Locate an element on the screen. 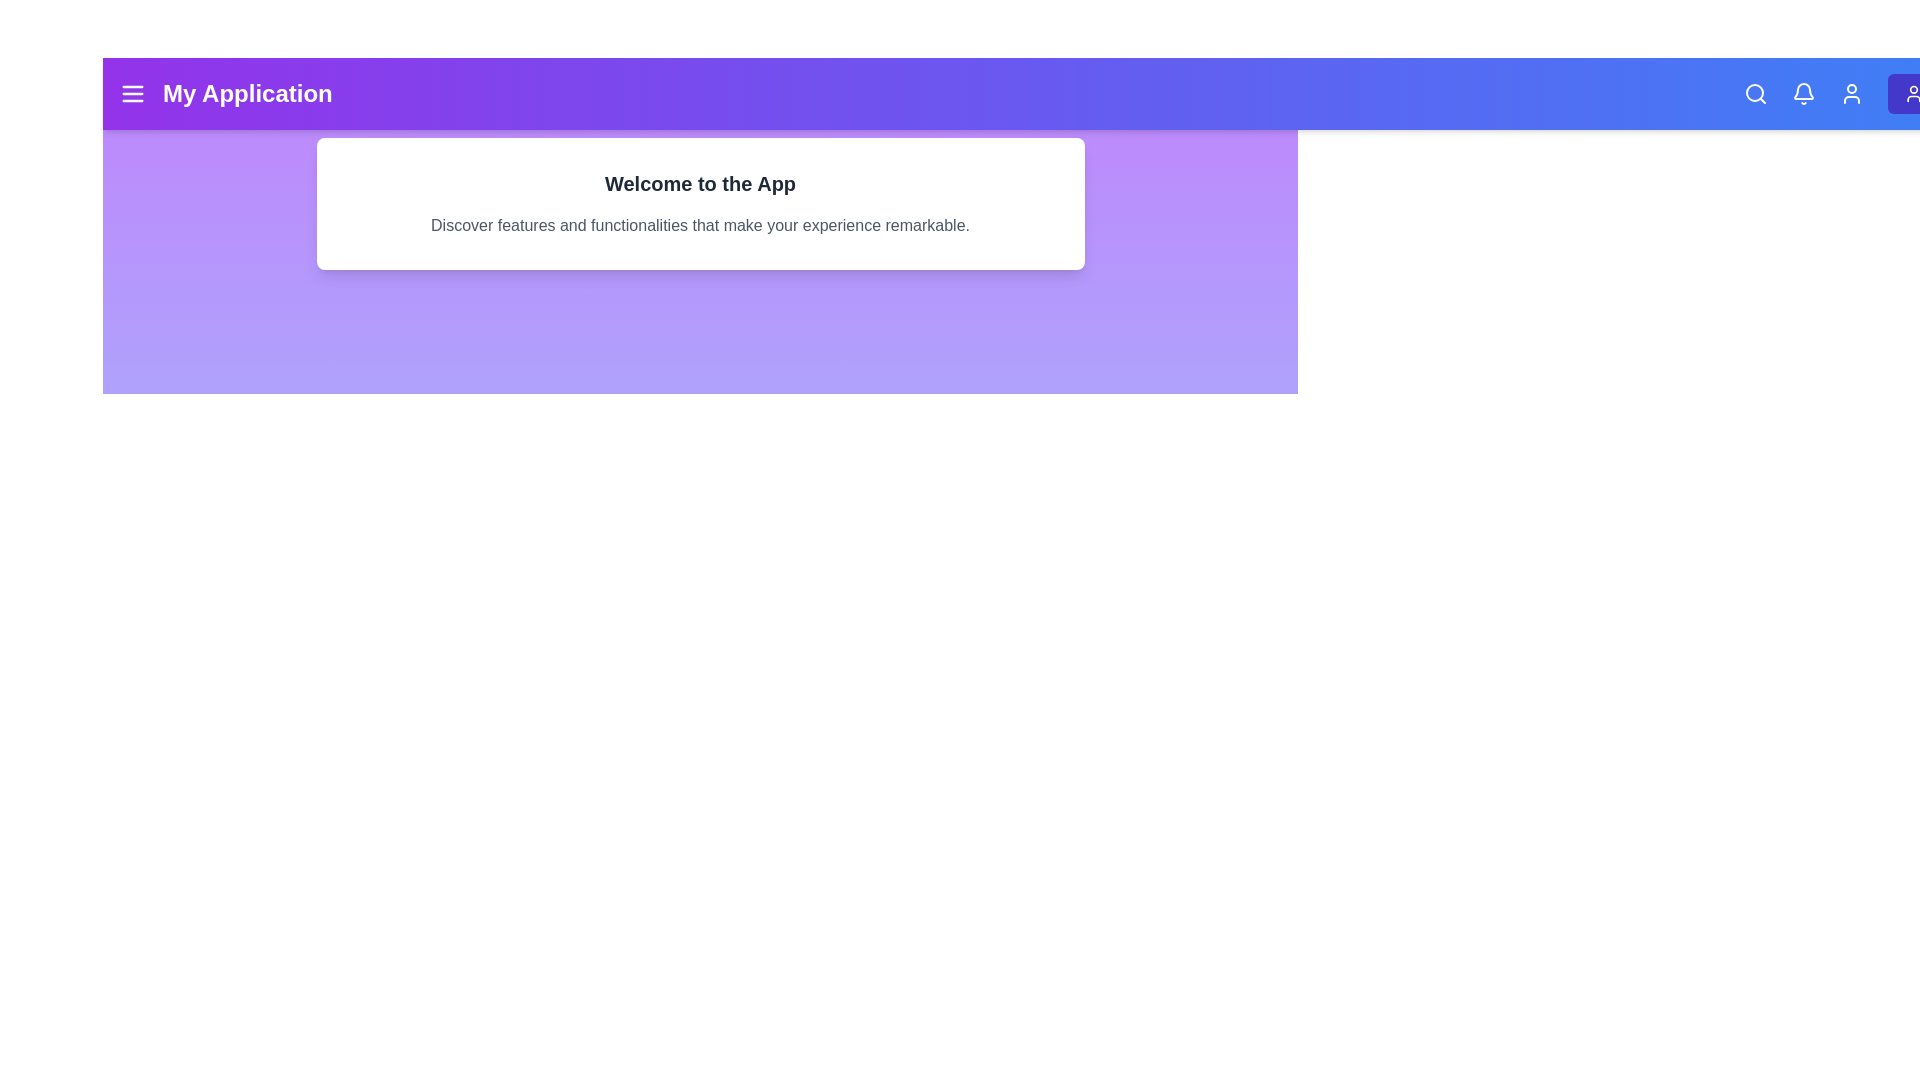  the notification bell icon is located at coordinates (1803, 93).